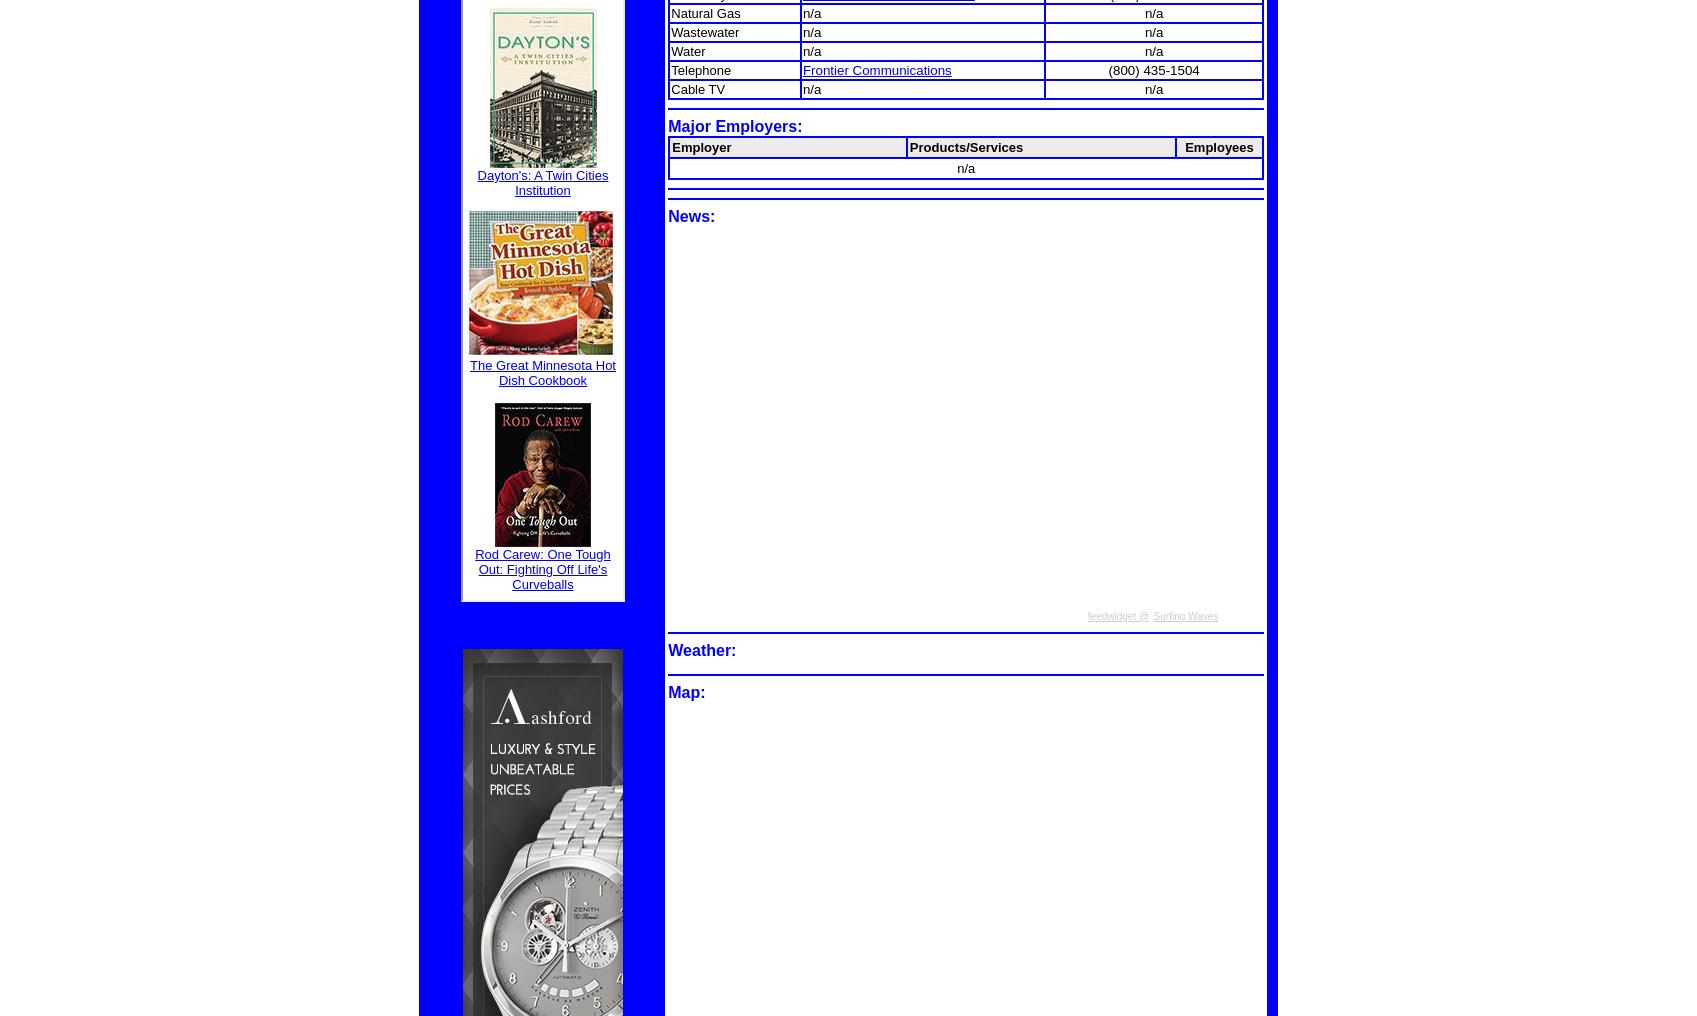 The image size is (1697, 1016). I want to click on 'Products/Services', so click(965, 145).